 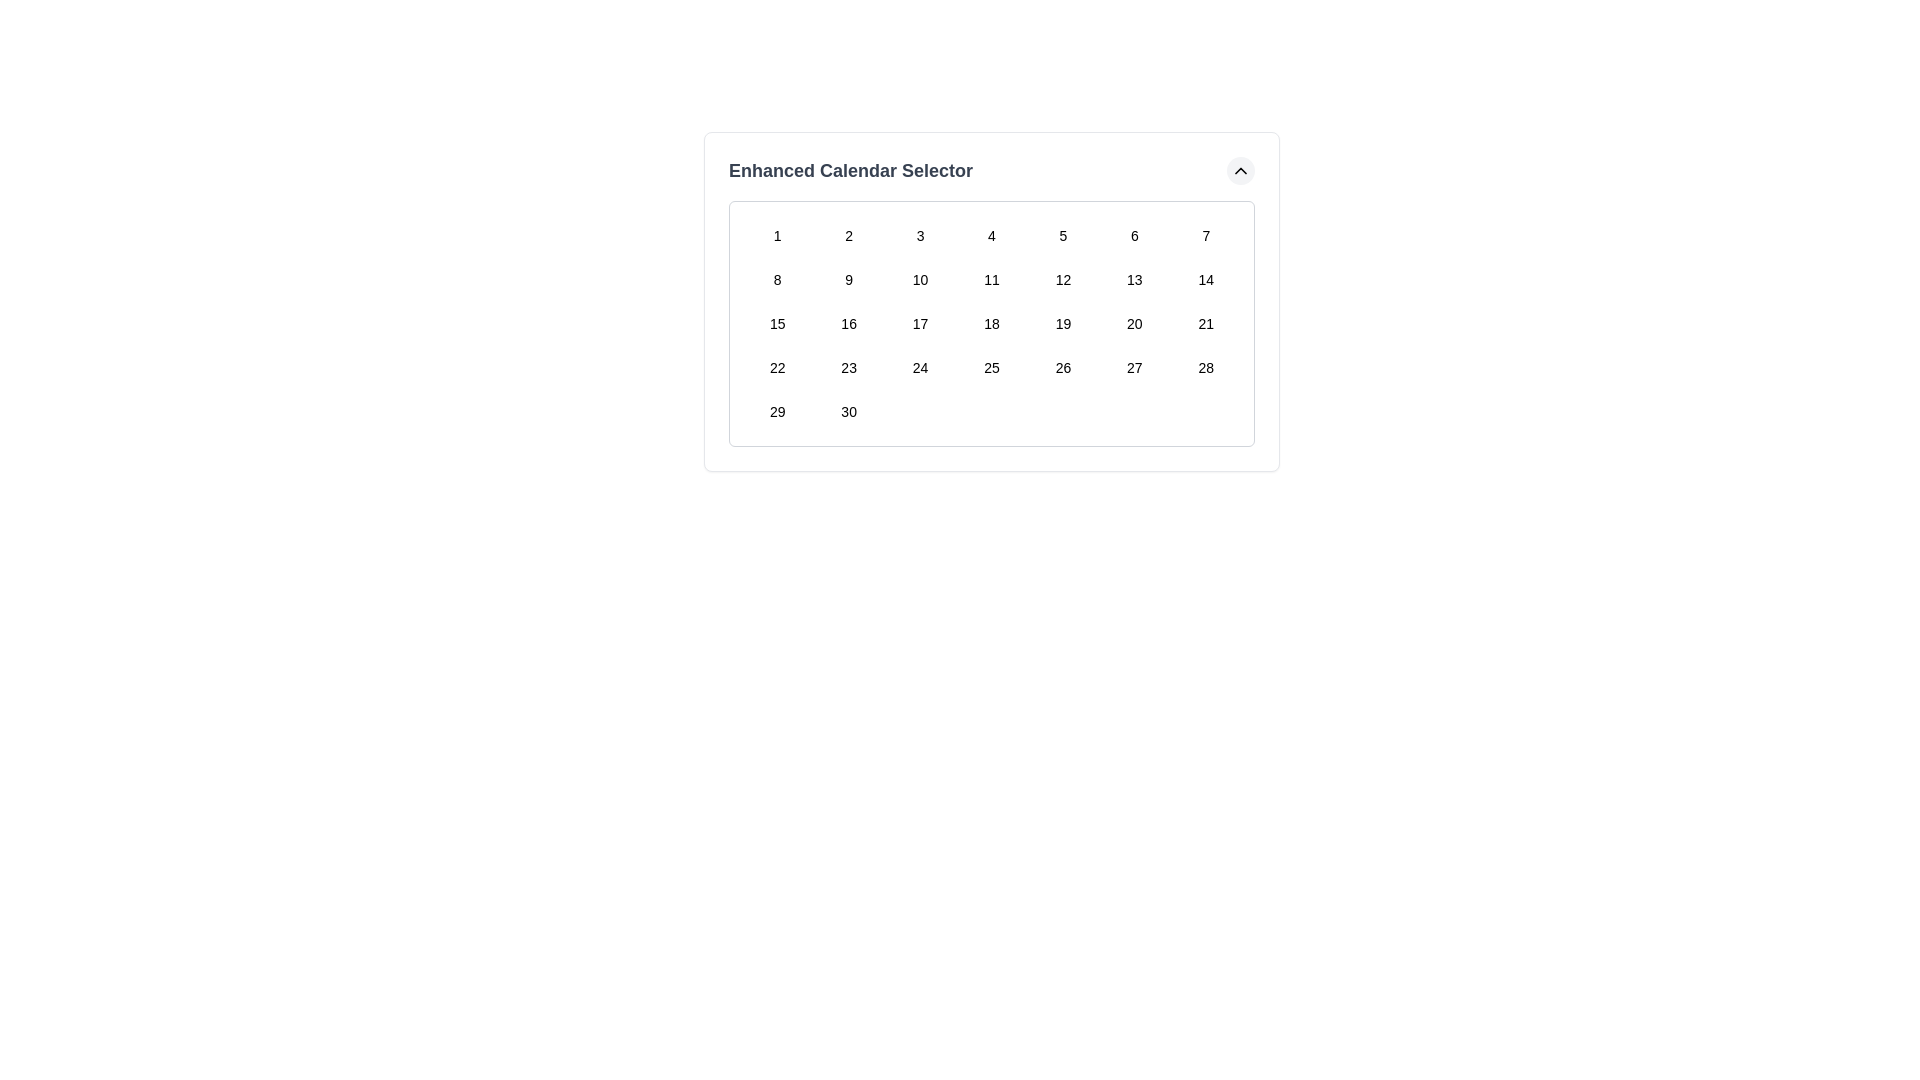 What do you see at coordinates (776, 234) in the screenshot?
I see `the first button in the first row of the calendar grid labeled '1'` at bounding box center [776, 234].